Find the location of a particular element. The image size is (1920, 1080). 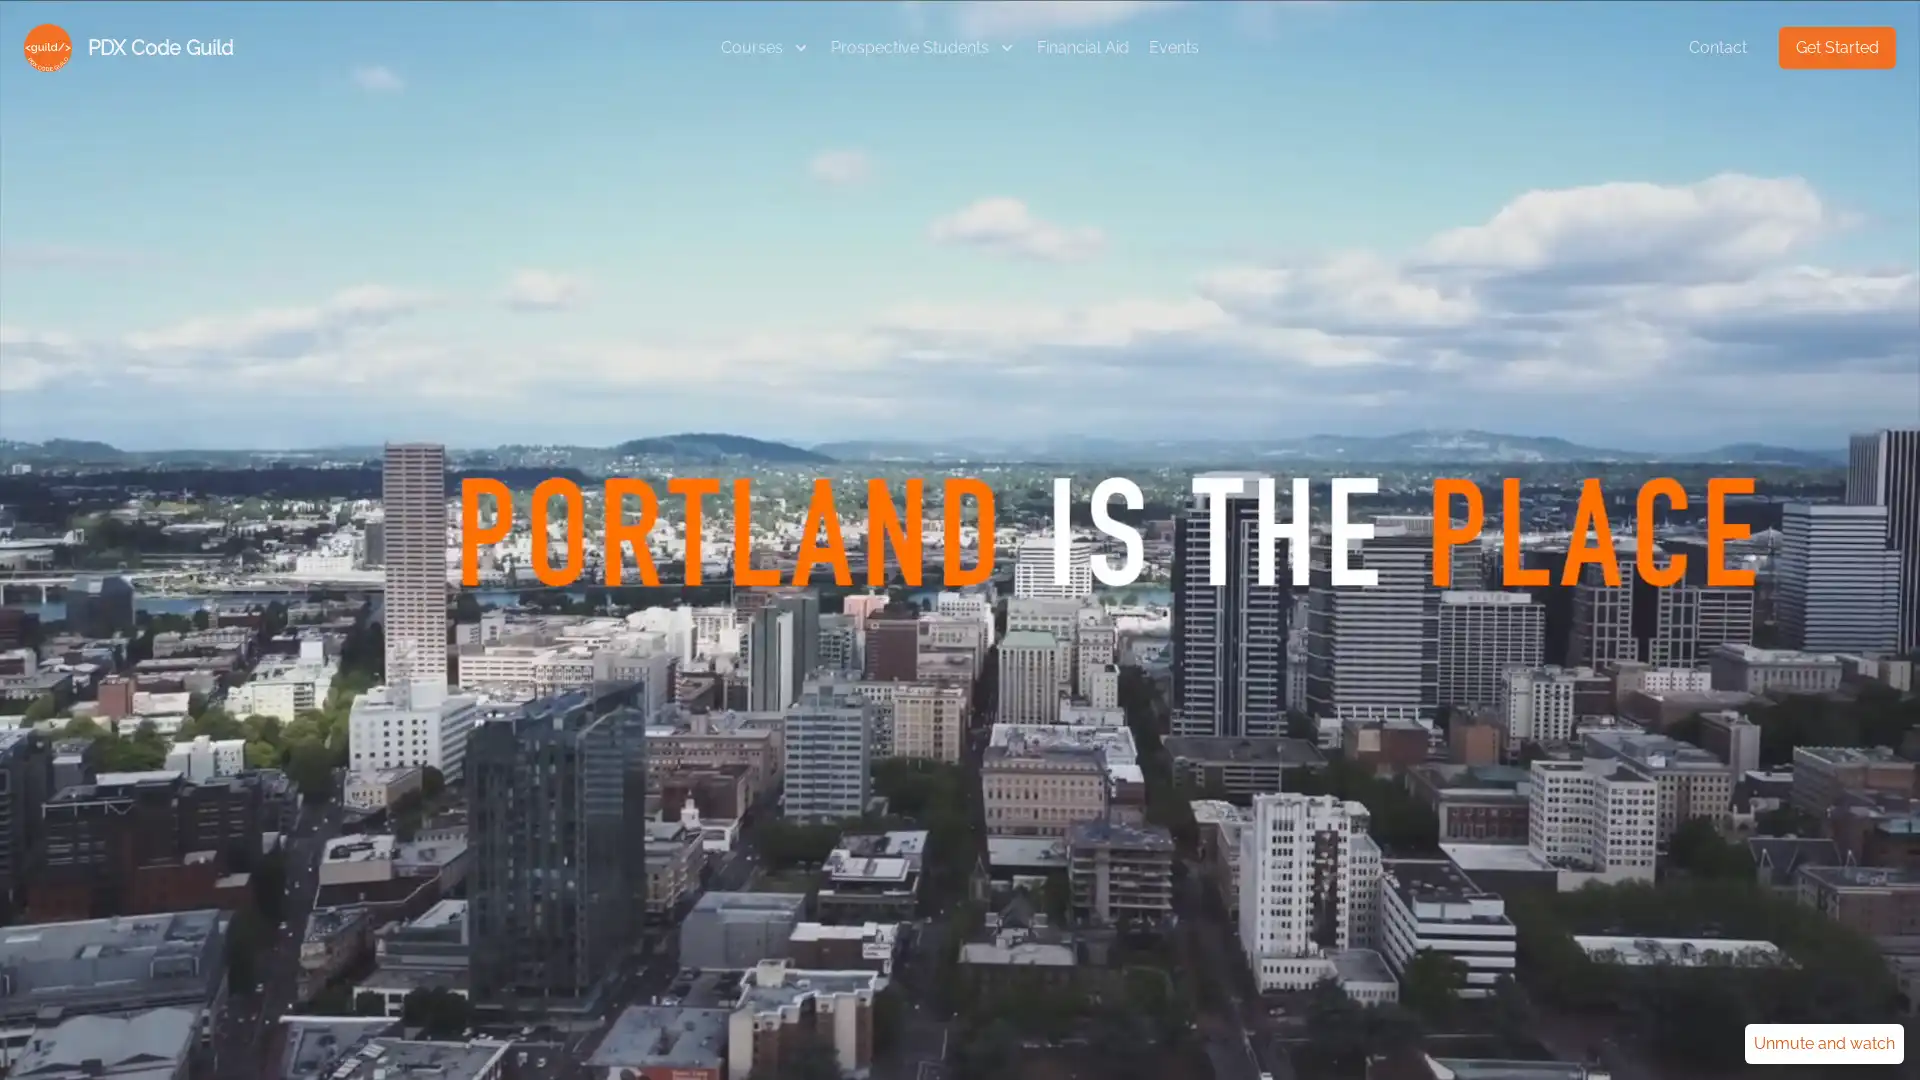

Financial Aid is located at coordinates (1082, 46).